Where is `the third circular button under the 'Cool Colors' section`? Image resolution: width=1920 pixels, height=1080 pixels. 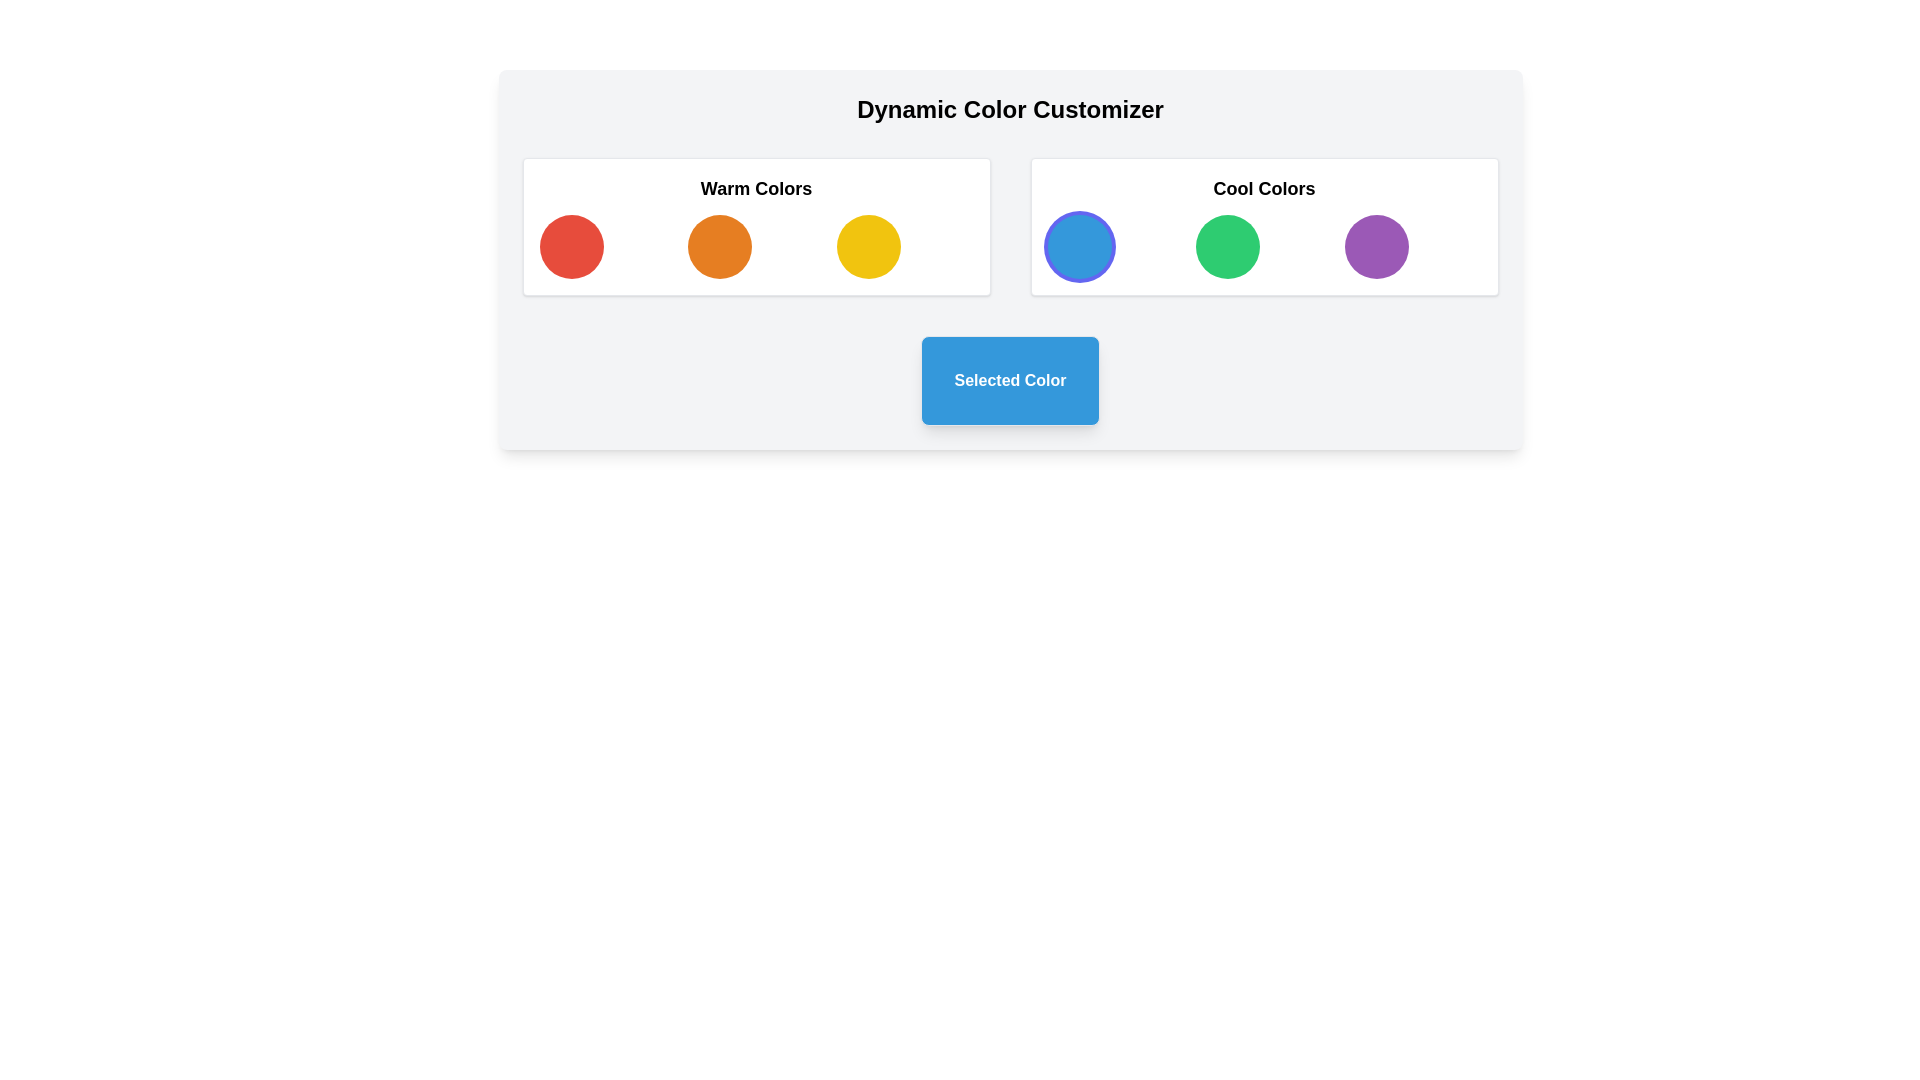 the third circular button under the 'Cool Colors' section is located at coordinates (1375, 245).